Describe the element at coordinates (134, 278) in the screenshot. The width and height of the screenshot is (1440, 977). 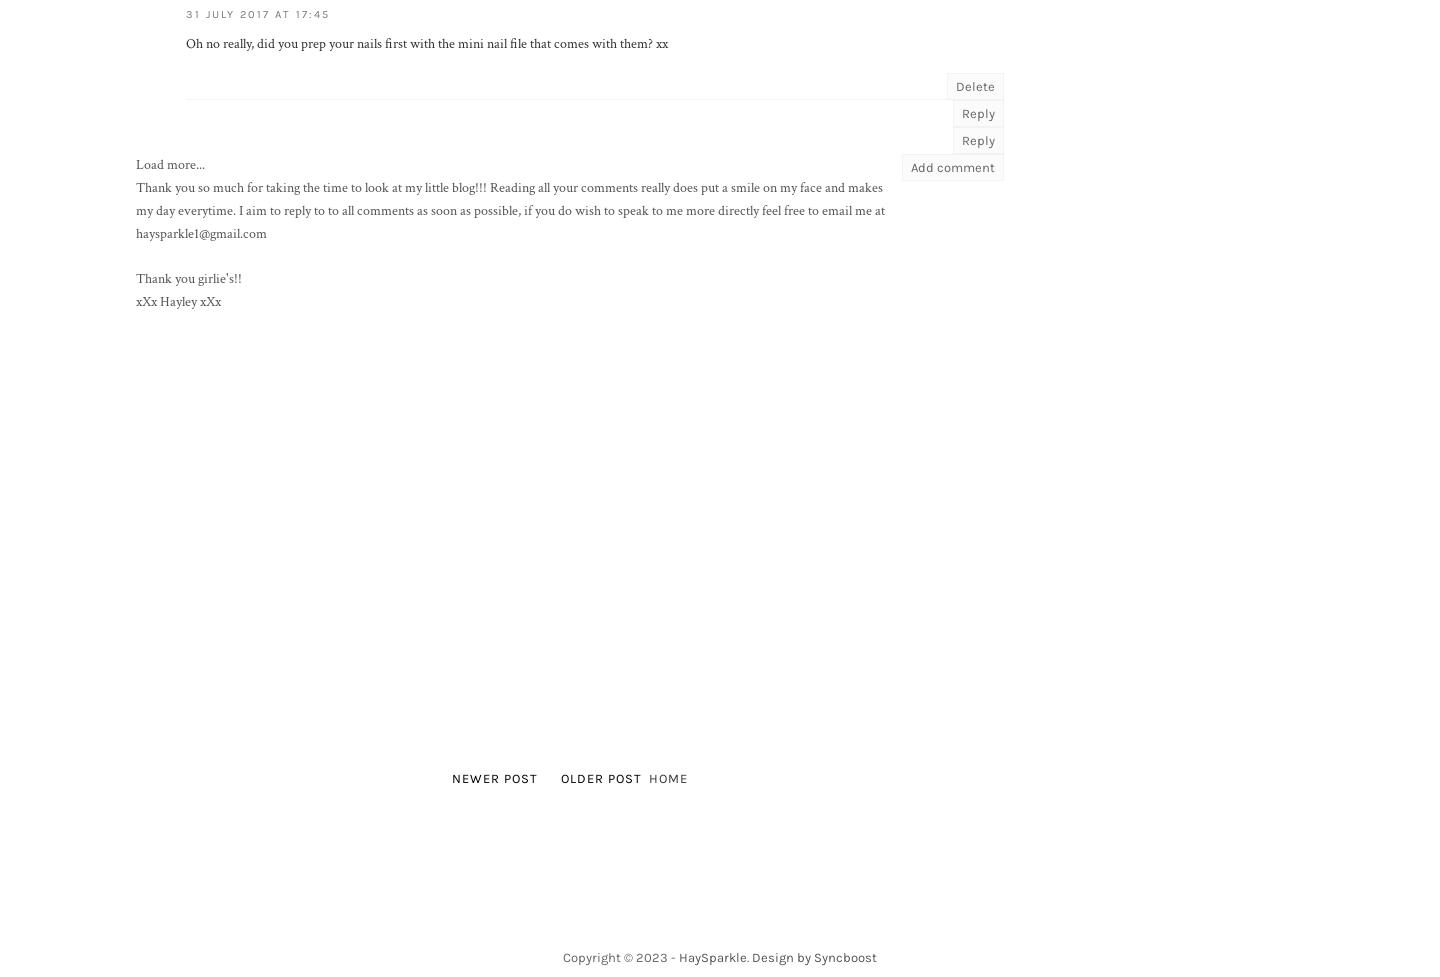
I see `'Thank you girlie's!!'` at that location.